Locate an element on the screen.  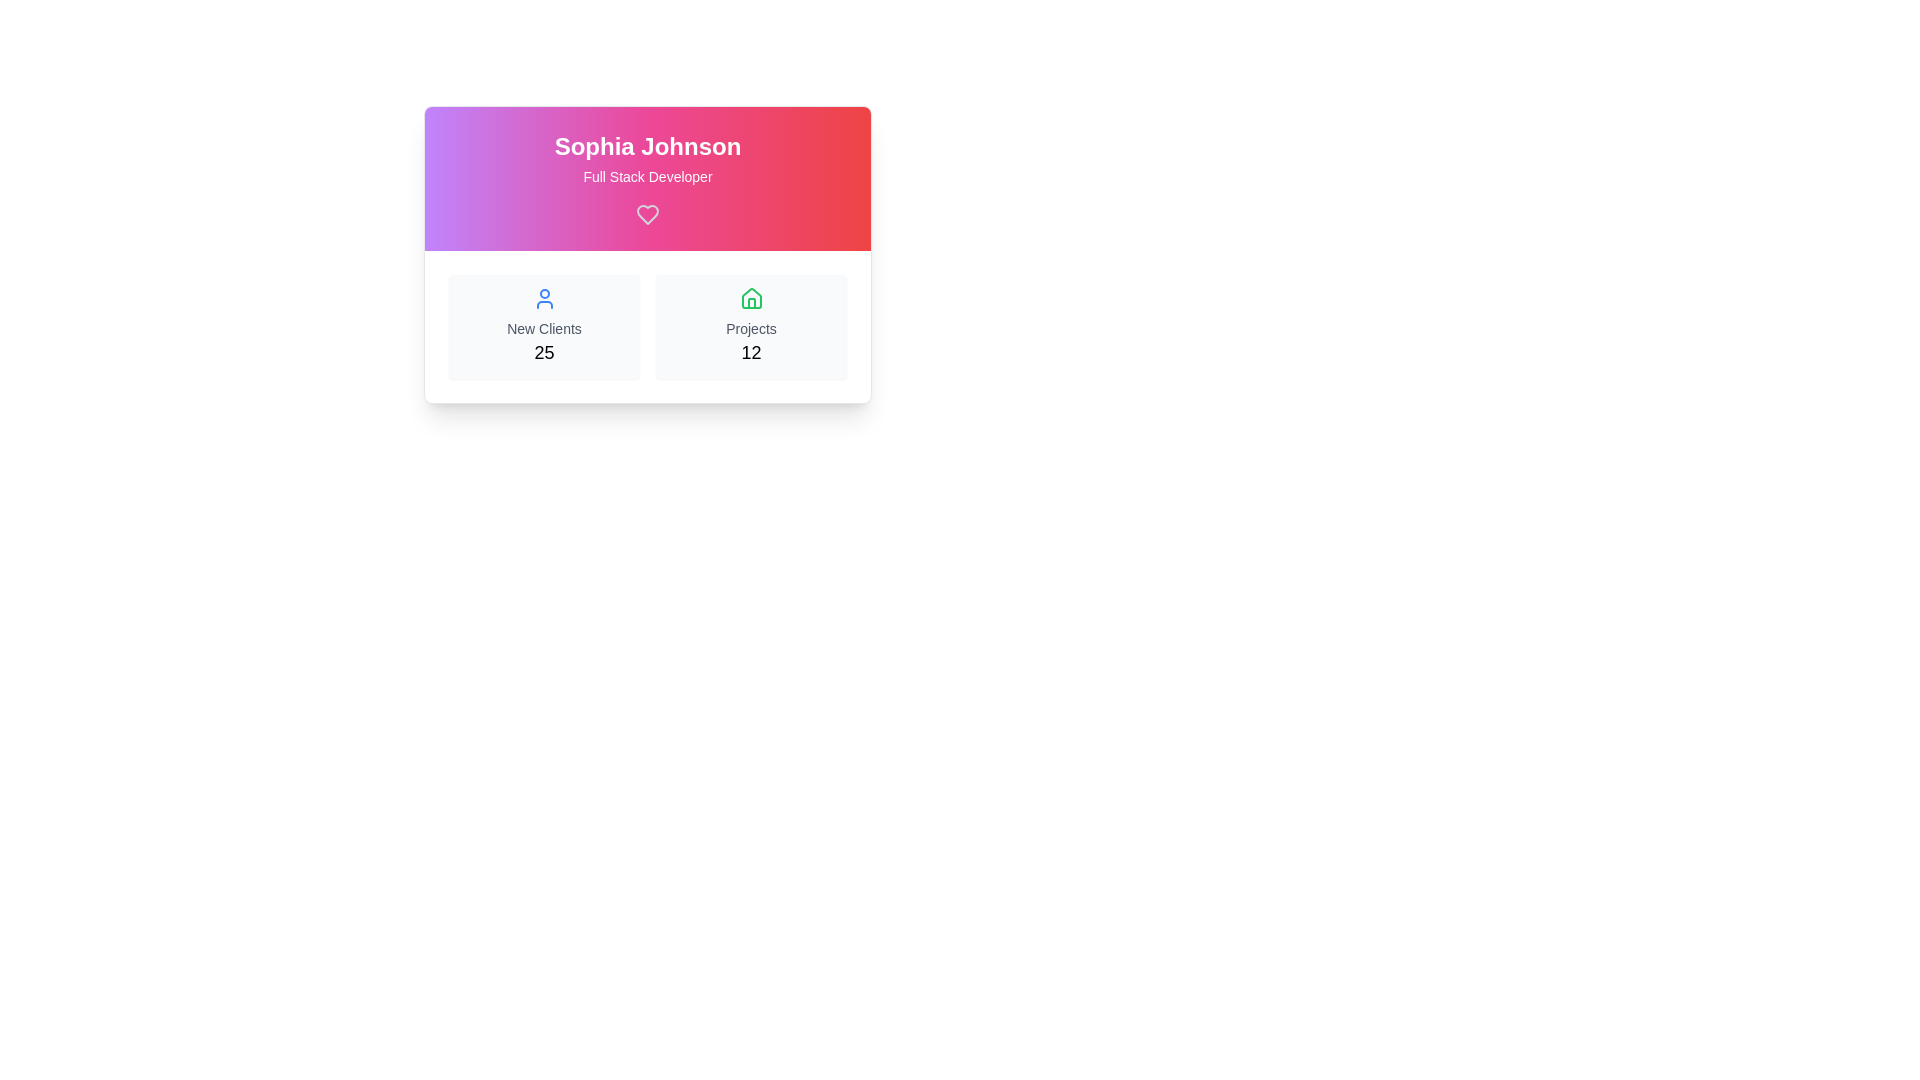
the heart icon located in the center of the header card, directly below the texts 'Sophia Johnson' and 'Full Stack Developer' is located at coordinates (648, 215).